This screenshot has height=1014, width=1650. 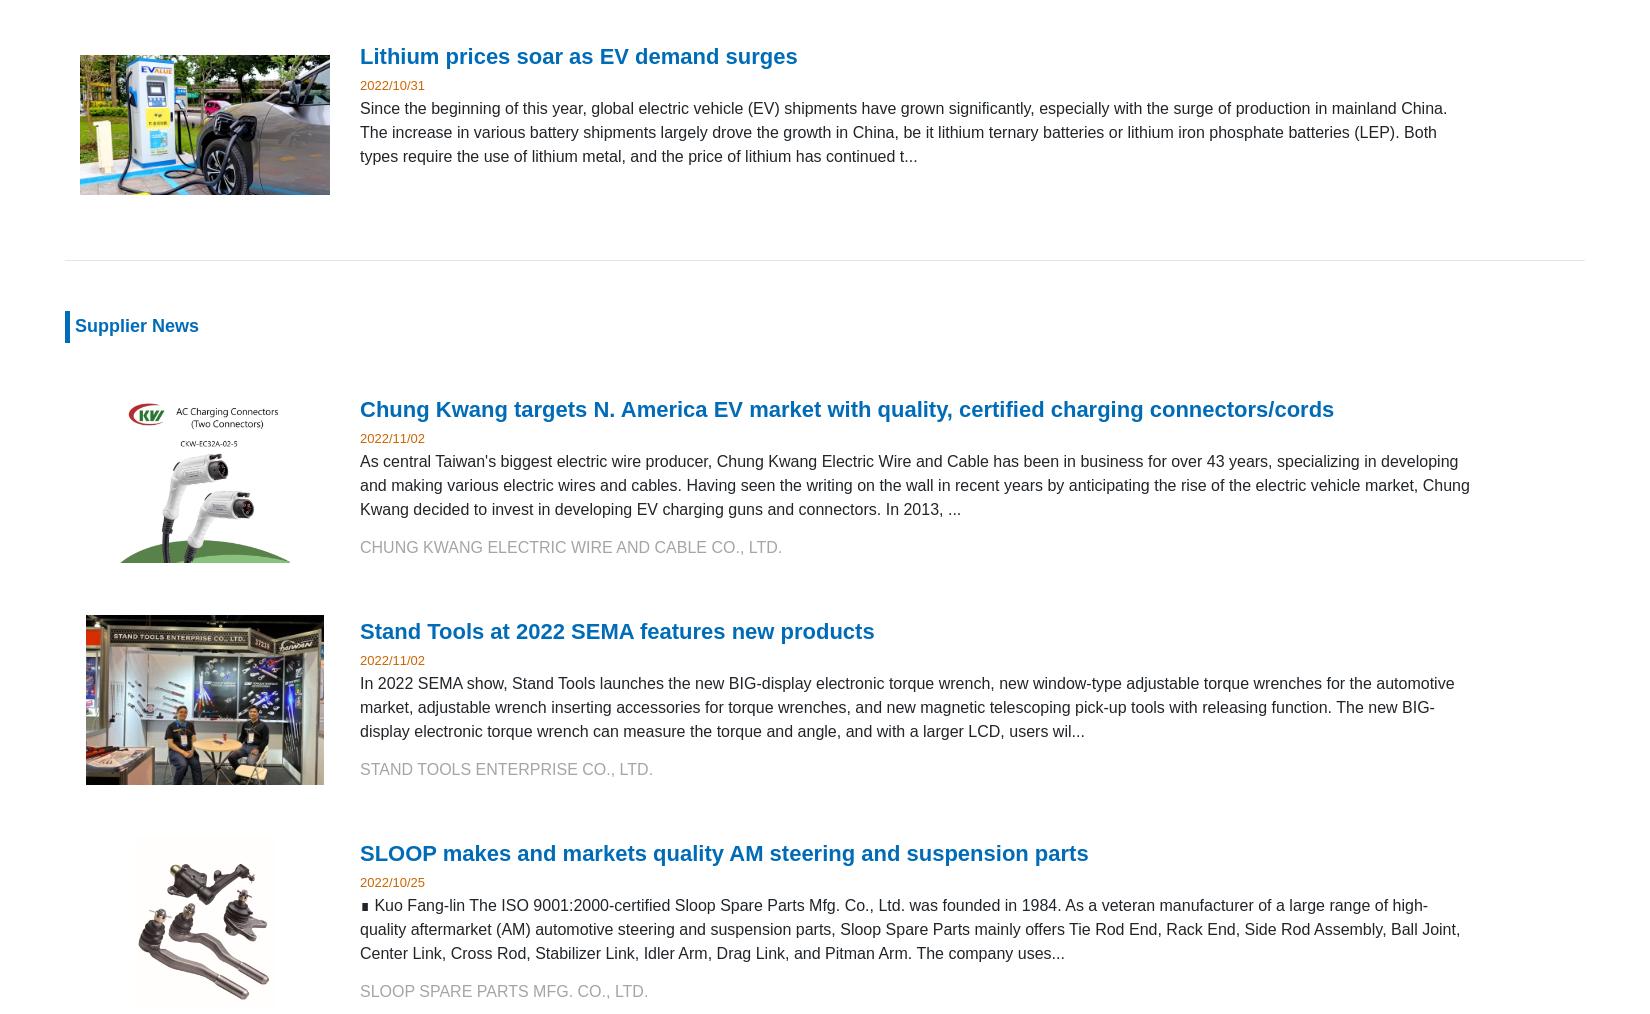 What do you see at coordinates (846, 407) in the screenshot?
I see `'Chung Kwang targets N. America EV market with quality, certified charging connectors/cords'` at bounding box center [846, 407].